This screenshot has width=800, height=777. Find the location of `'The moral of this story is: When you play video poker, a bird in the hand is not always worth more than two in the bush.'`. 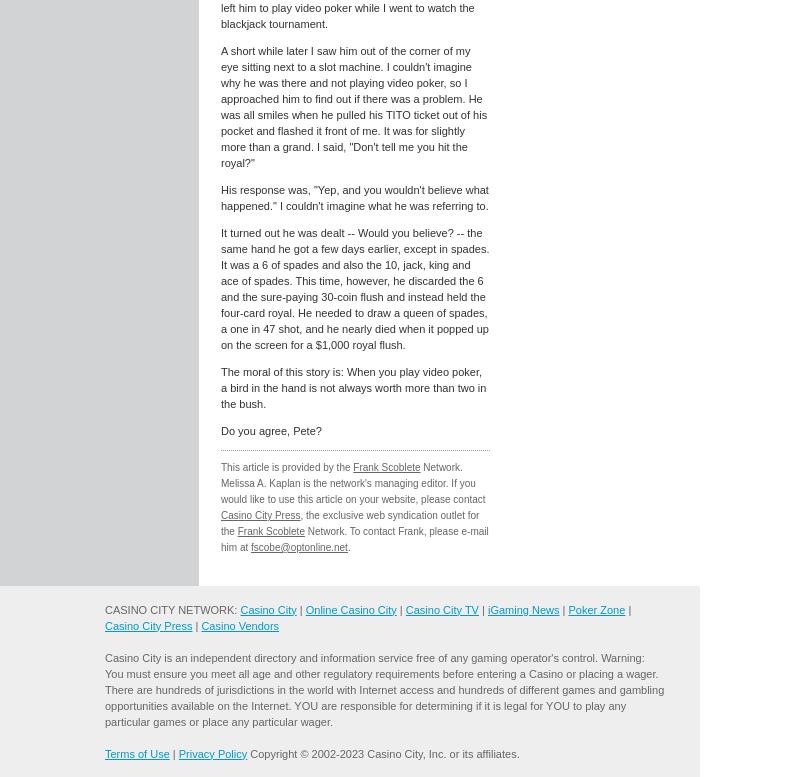

'The moral of this story is: When you play video poker, a bird in the hand is not always worth more than two in the bush.' is located at coordinates (353, 387).